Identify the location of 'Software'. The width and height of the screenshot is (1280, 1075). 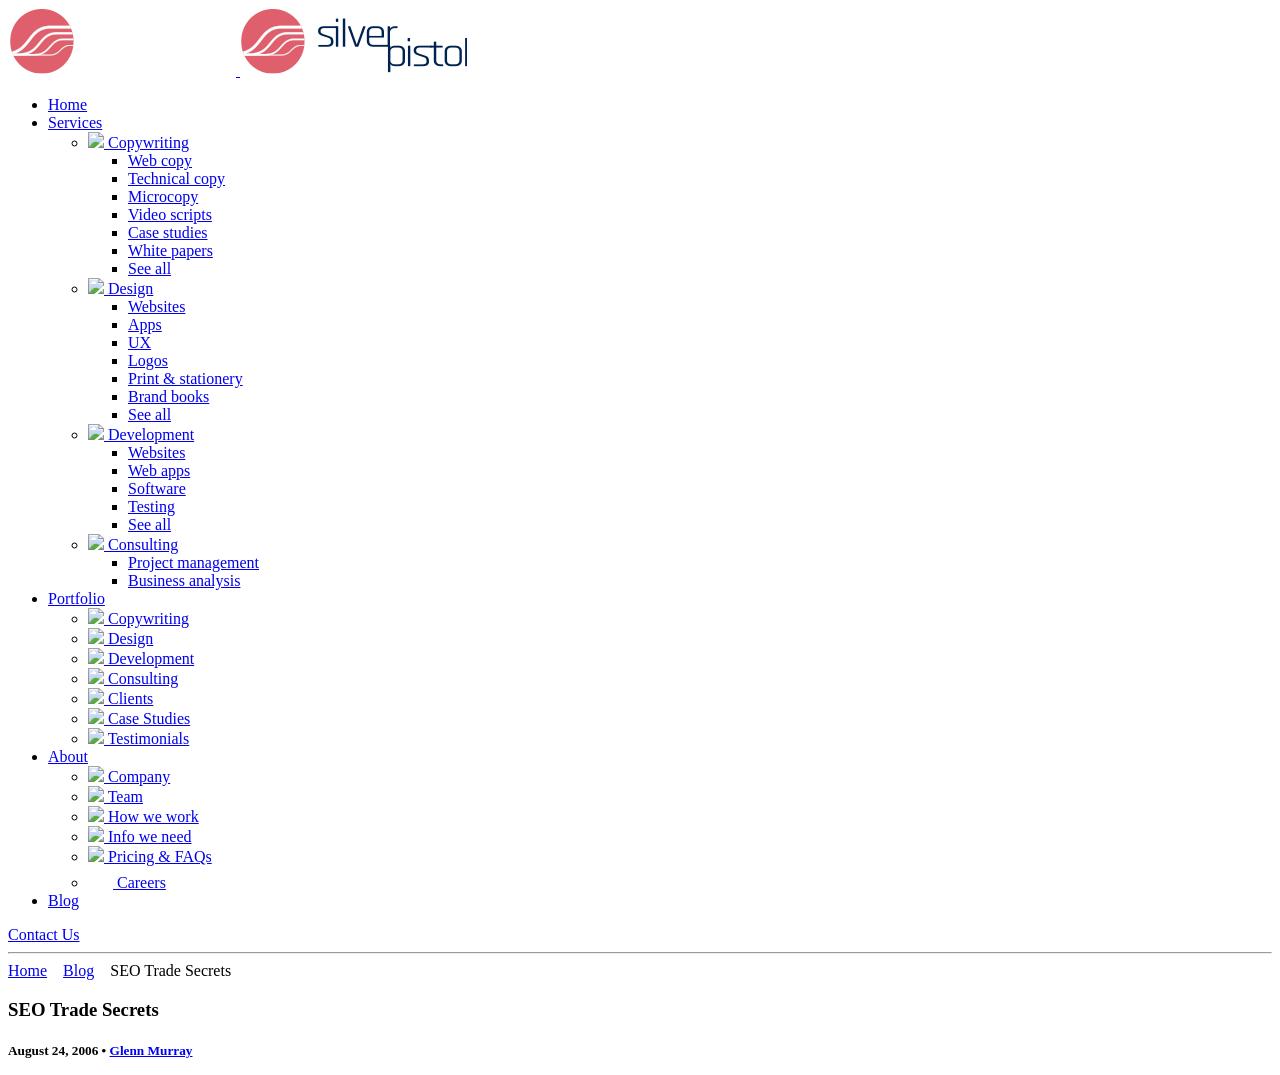
(155, 488).